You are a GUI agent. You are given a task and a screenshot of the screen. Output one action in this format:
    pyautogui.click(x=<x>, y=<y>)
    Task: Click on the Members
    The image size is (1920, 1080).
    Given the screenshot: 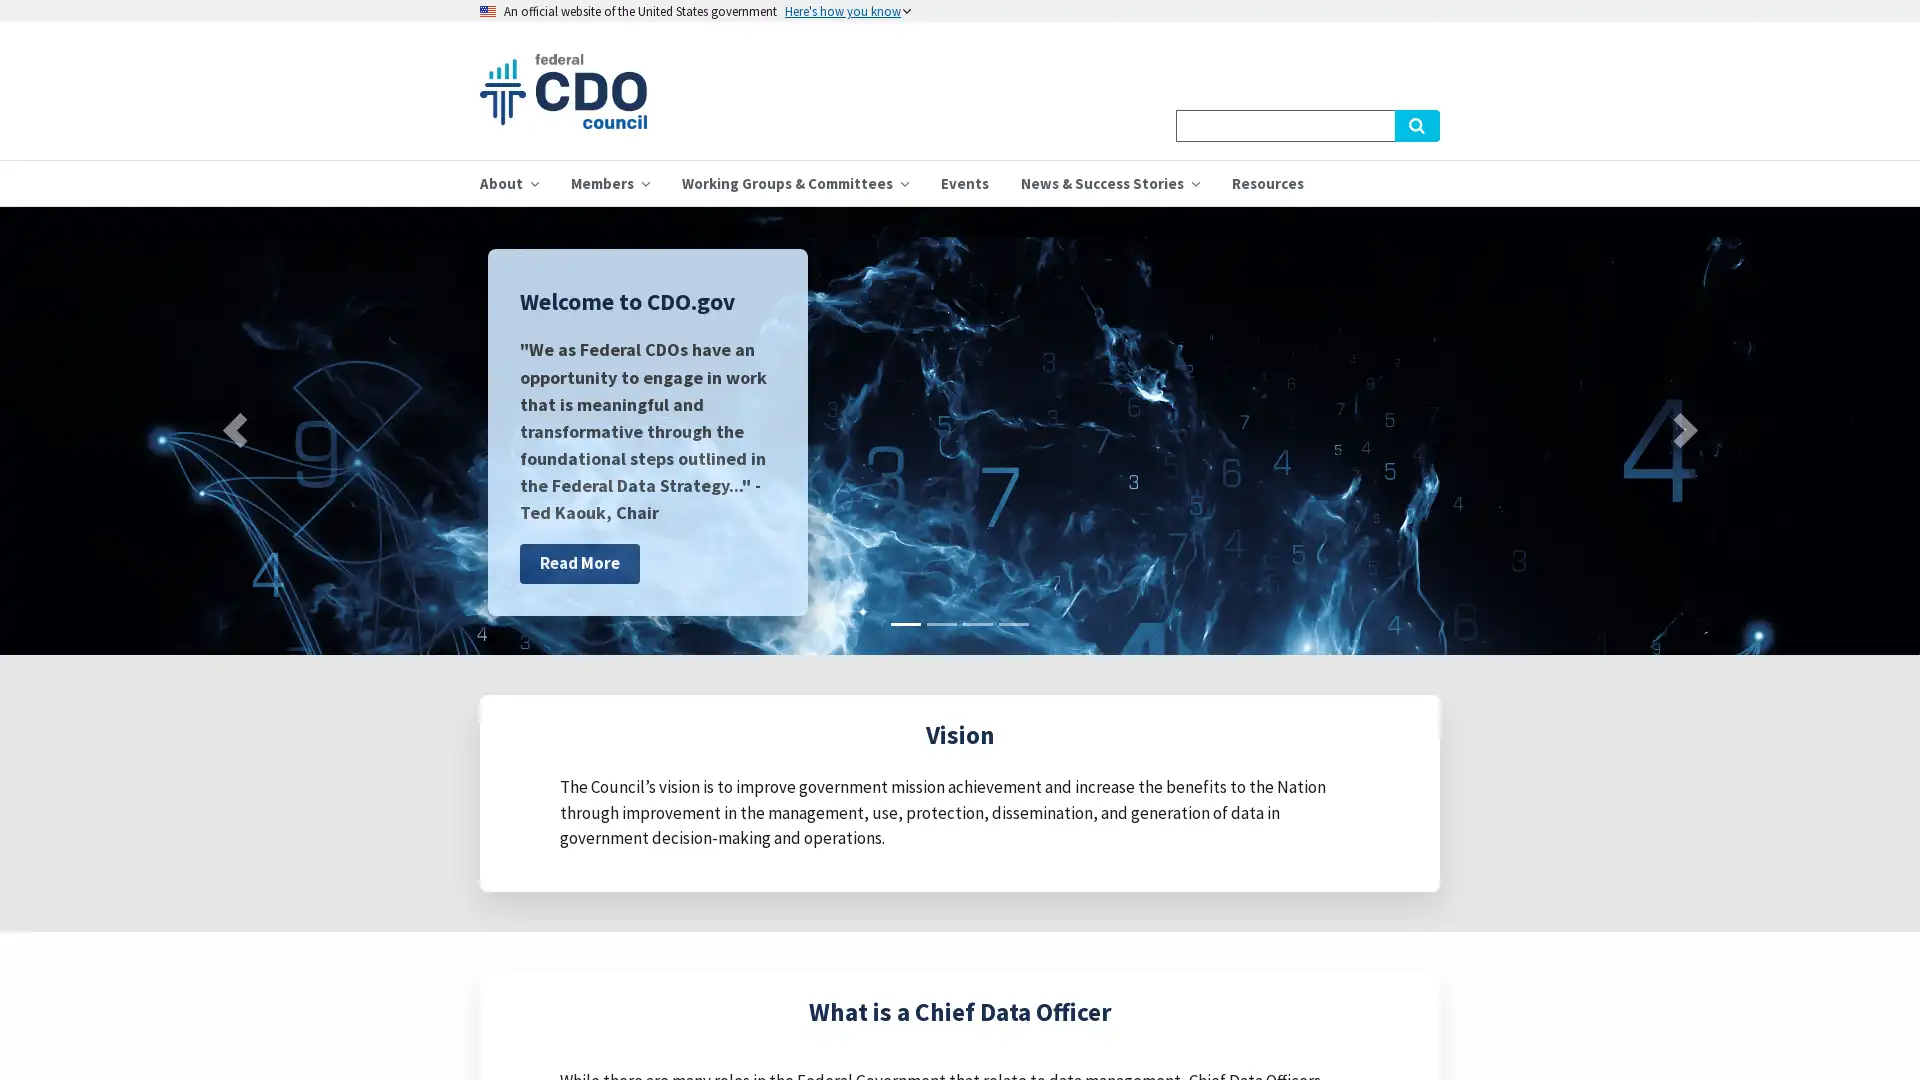 What is the action you would take?
    pyautogui.click(x=609, y=182)
    